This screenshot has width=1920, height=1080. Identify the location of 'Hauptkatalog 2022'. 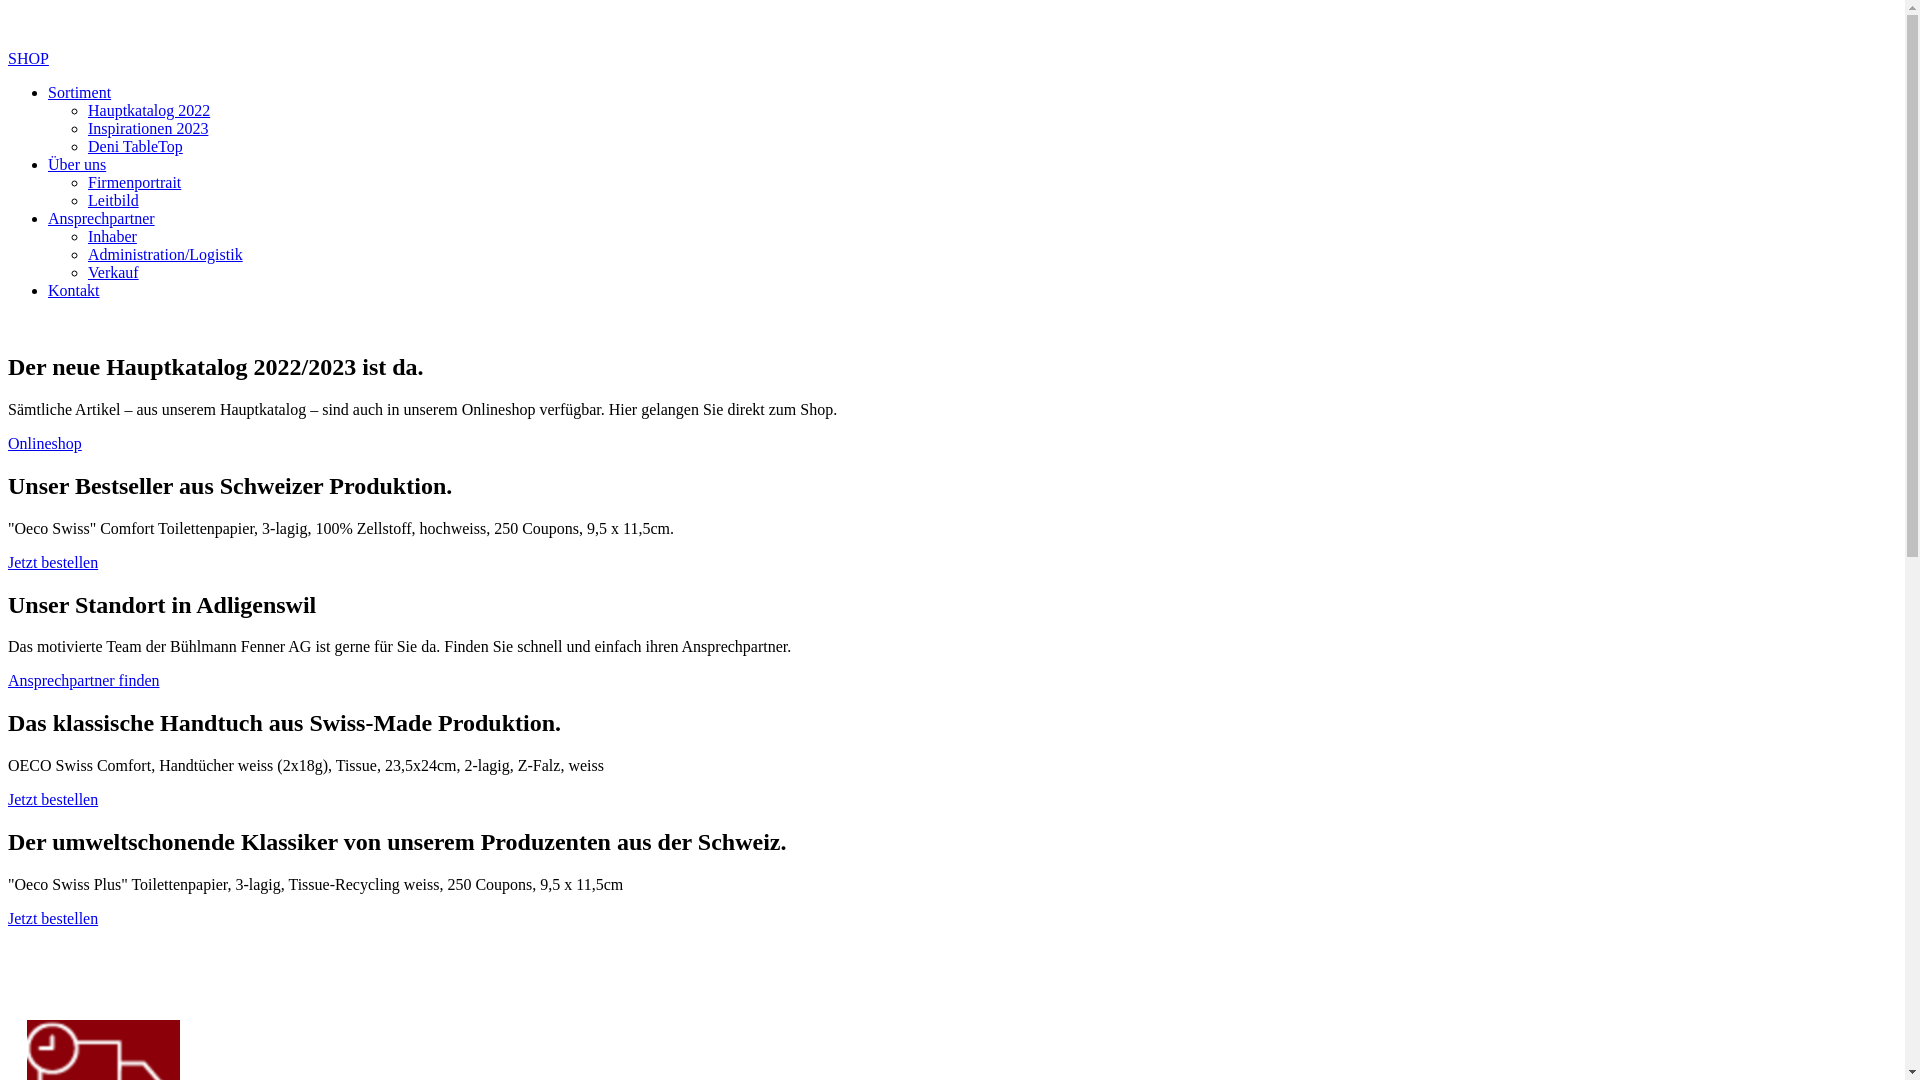
(147, 110).